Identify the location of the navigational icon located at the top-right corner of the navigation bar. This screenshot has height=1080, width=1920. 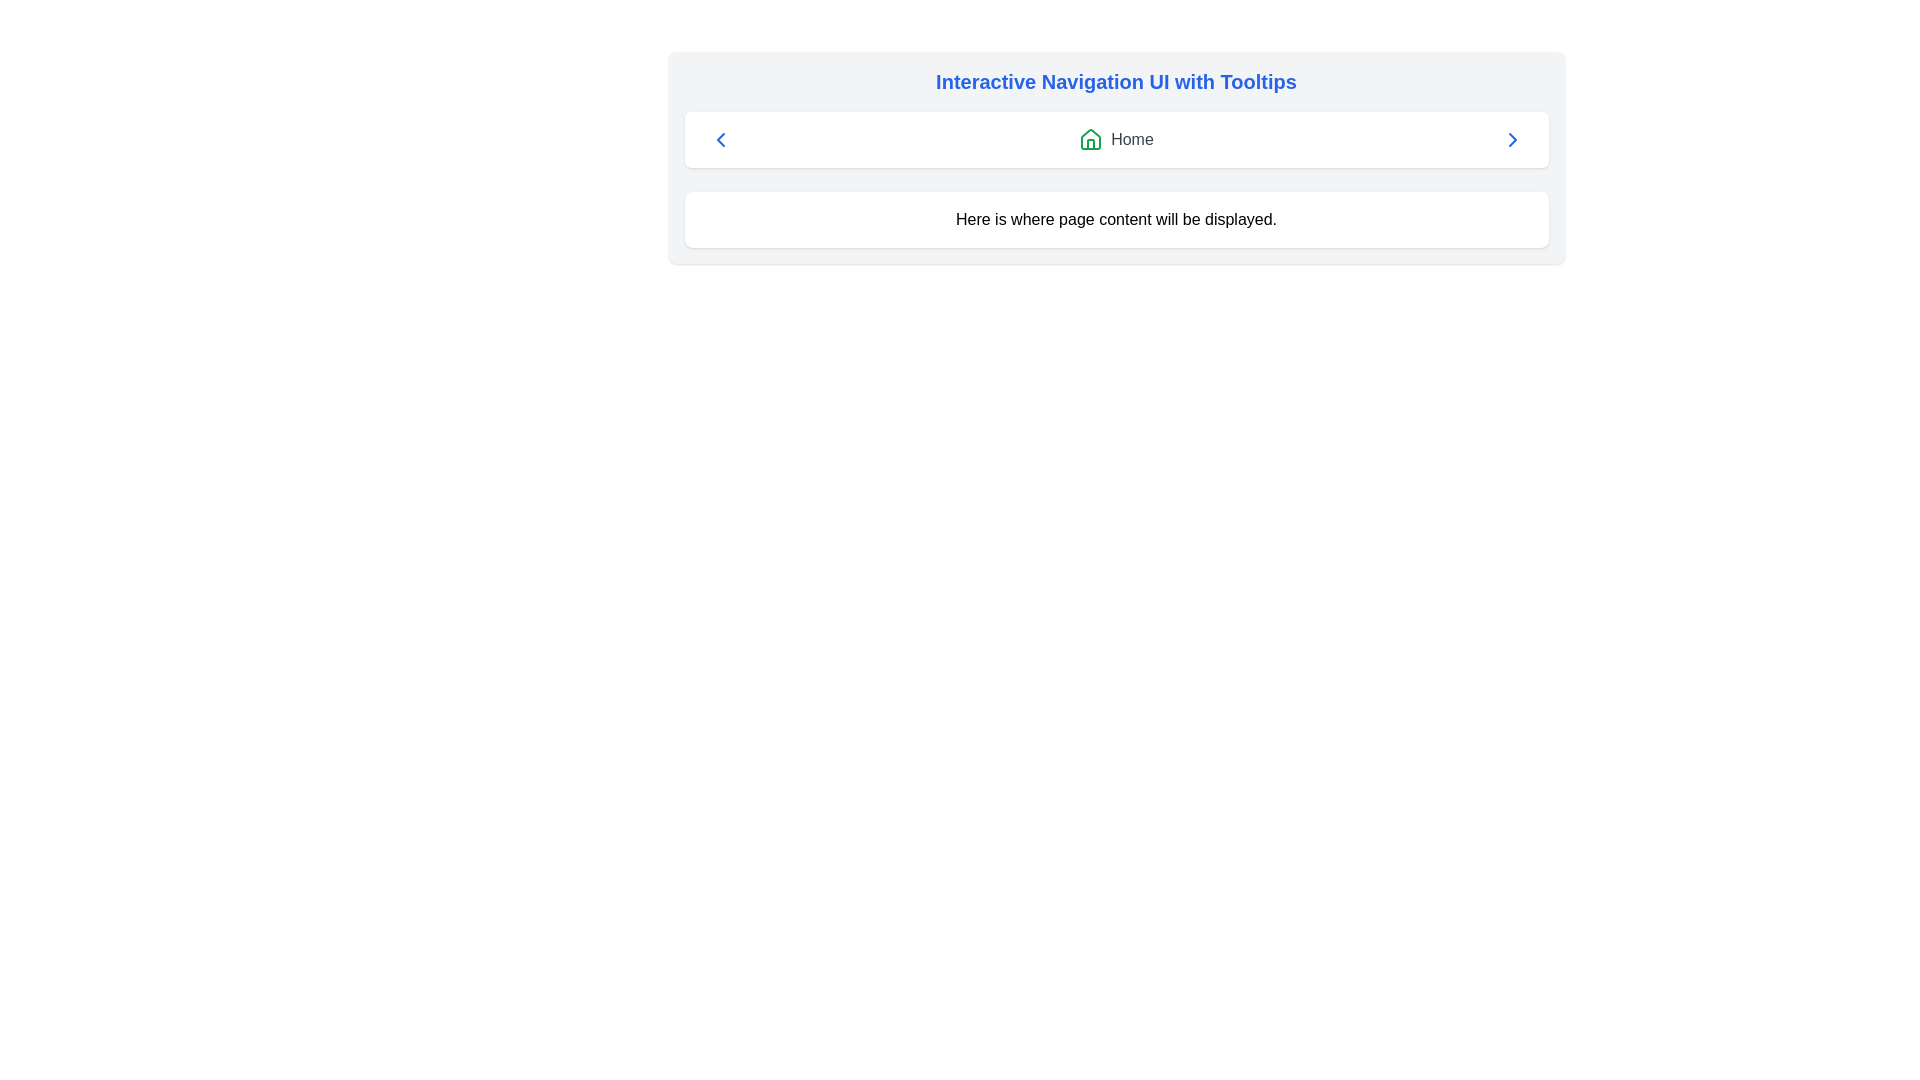
(1512, 138).